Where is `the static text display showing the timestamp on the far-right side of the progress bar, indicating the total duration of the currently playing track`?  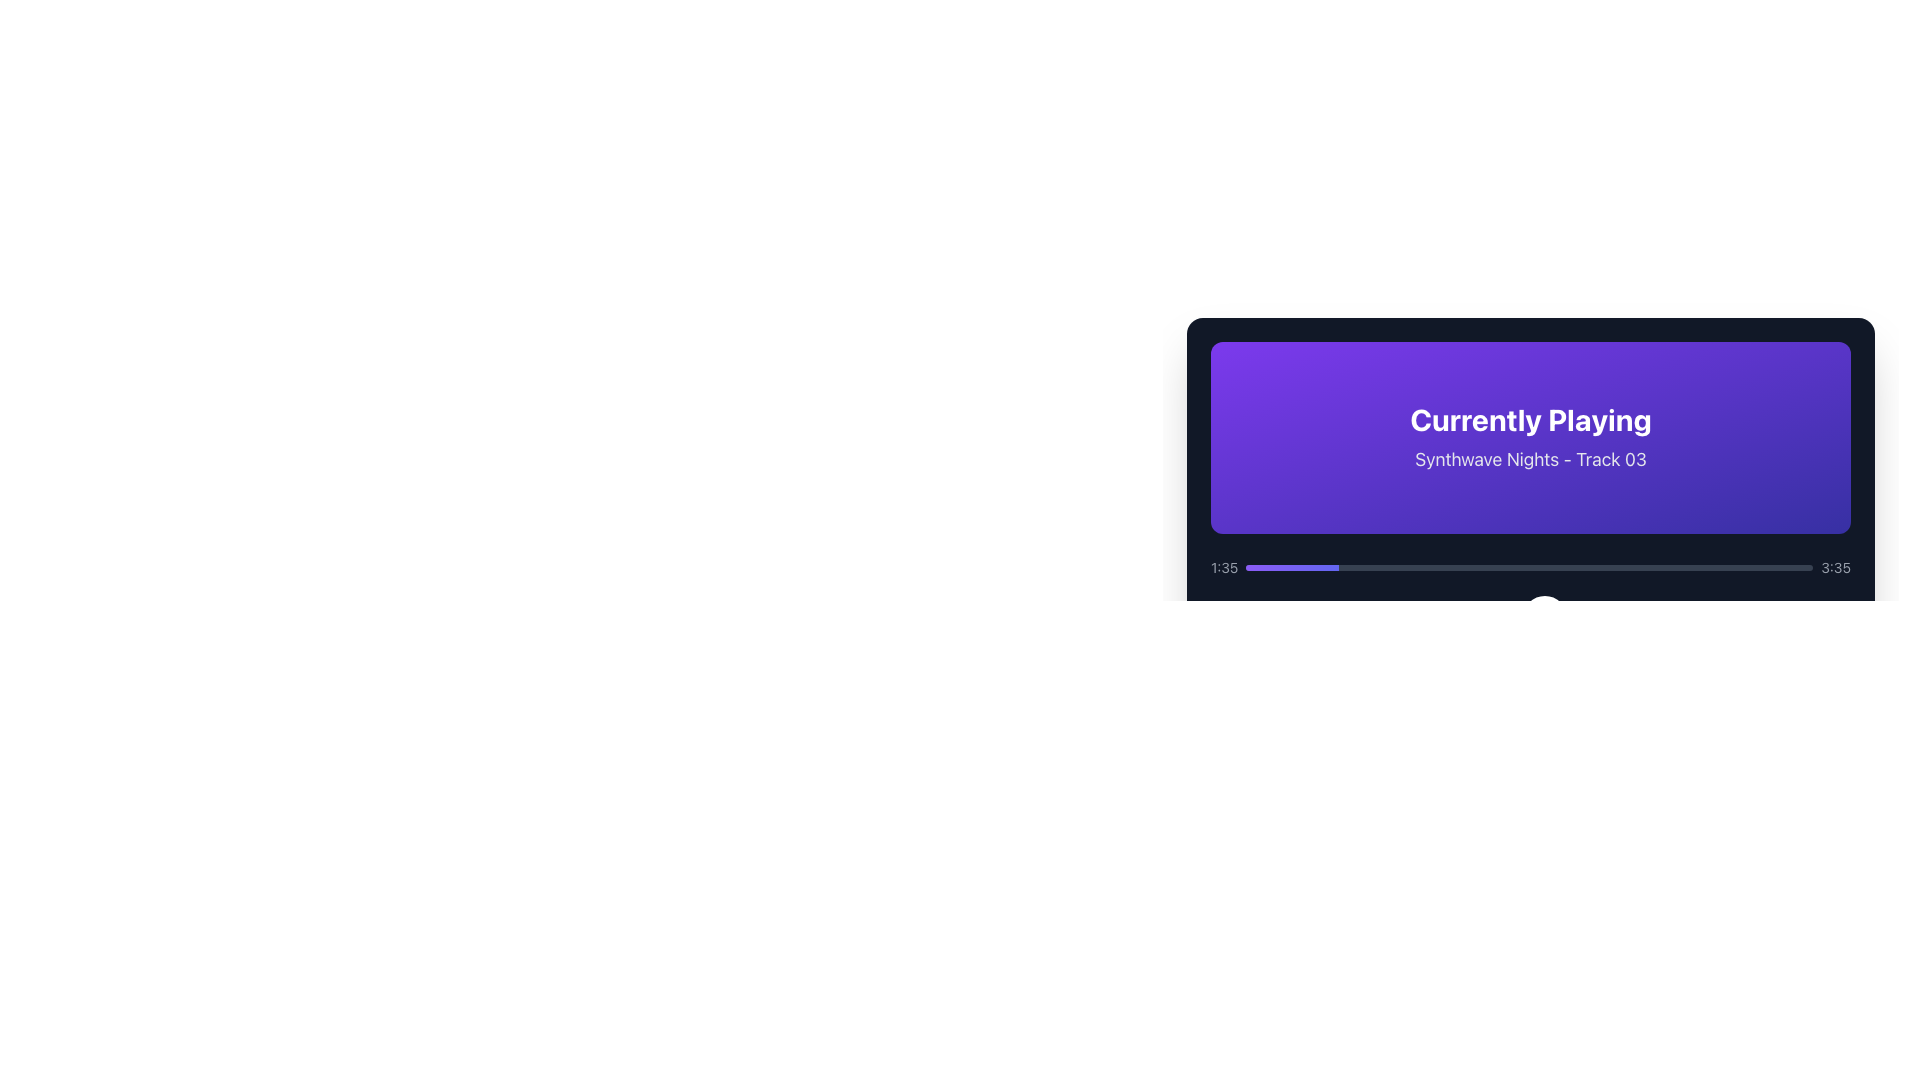
the static text display showing the timestamp on the far-right side of the progress bar, indicating the total duration of the currently playing track is located at coordinates (1836, 567).